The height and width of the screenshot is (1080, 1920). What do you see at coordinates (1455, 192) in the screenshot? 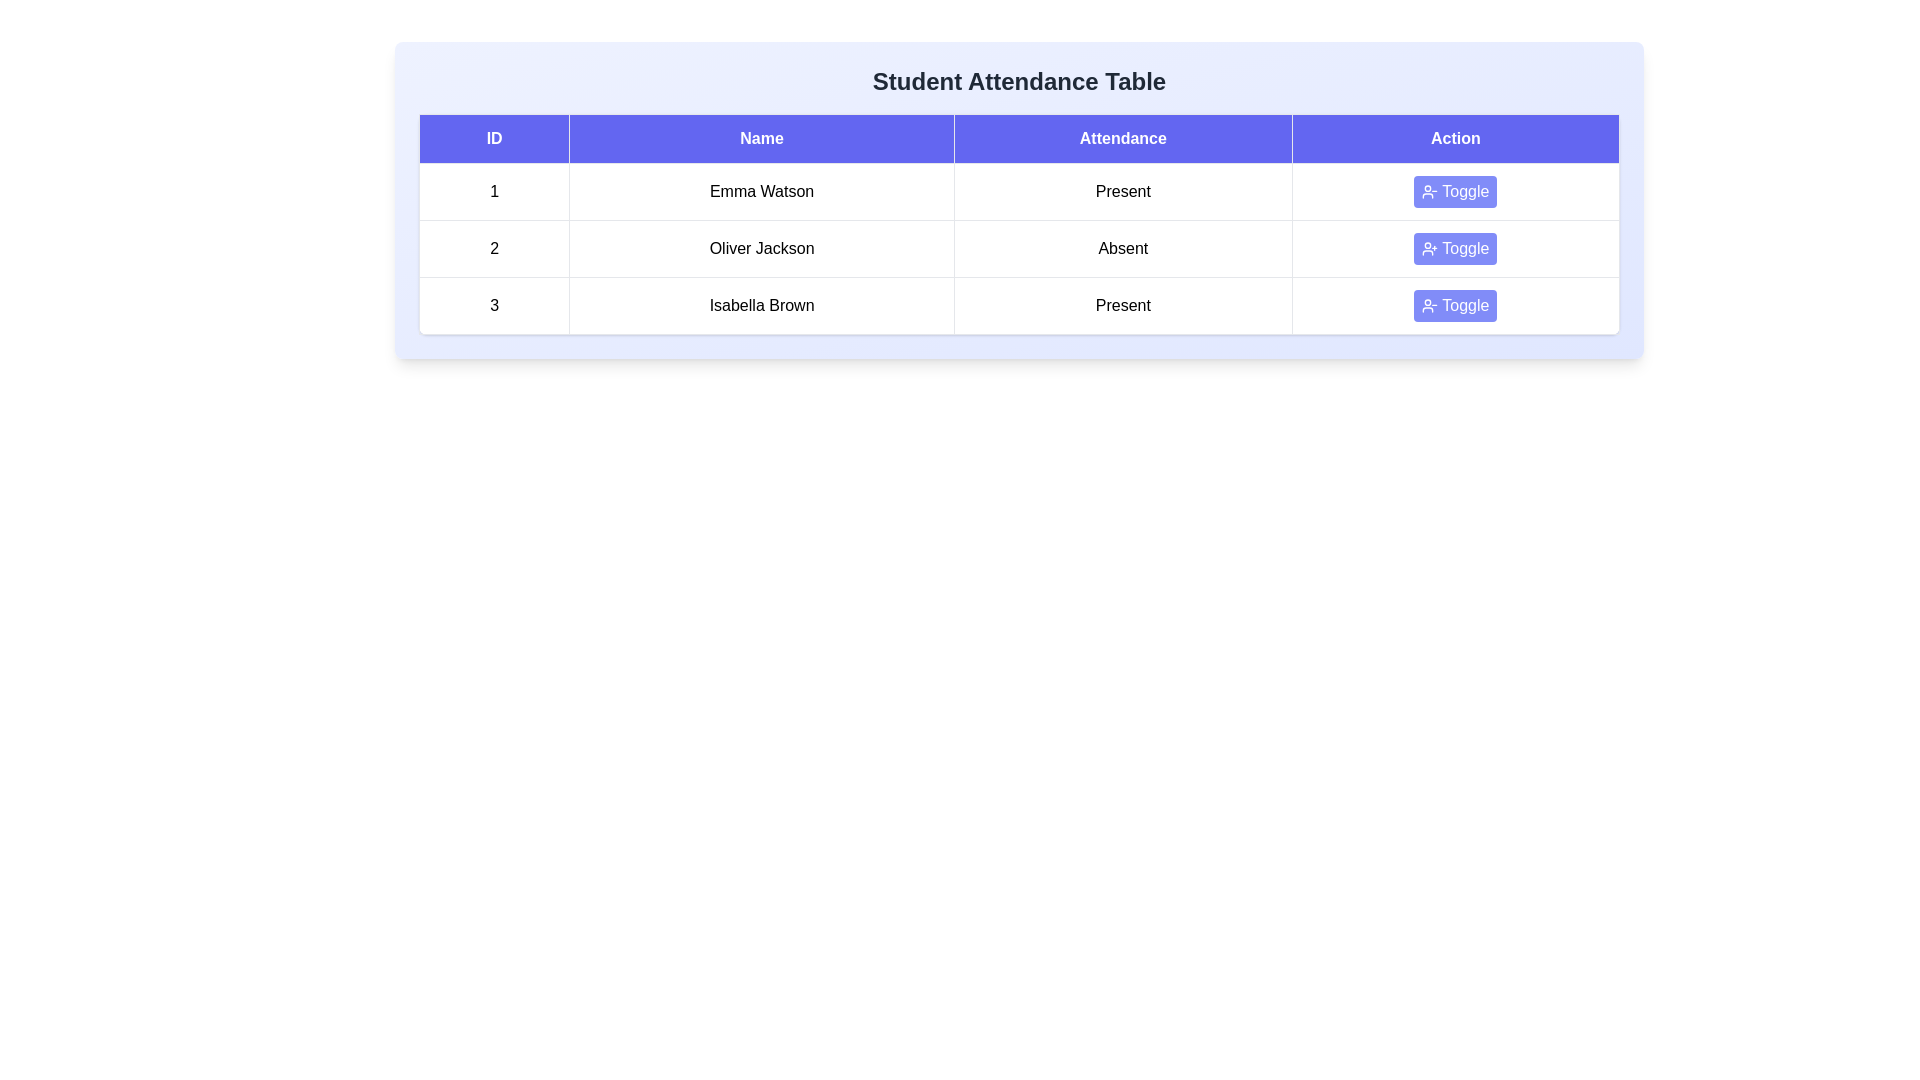
I see `the 'Toggle' button with a light indigo background and white text, located in the last column of the first row of the 'Student Attendance Table', to interact via keyboard` at bounding box center [1455, 192].